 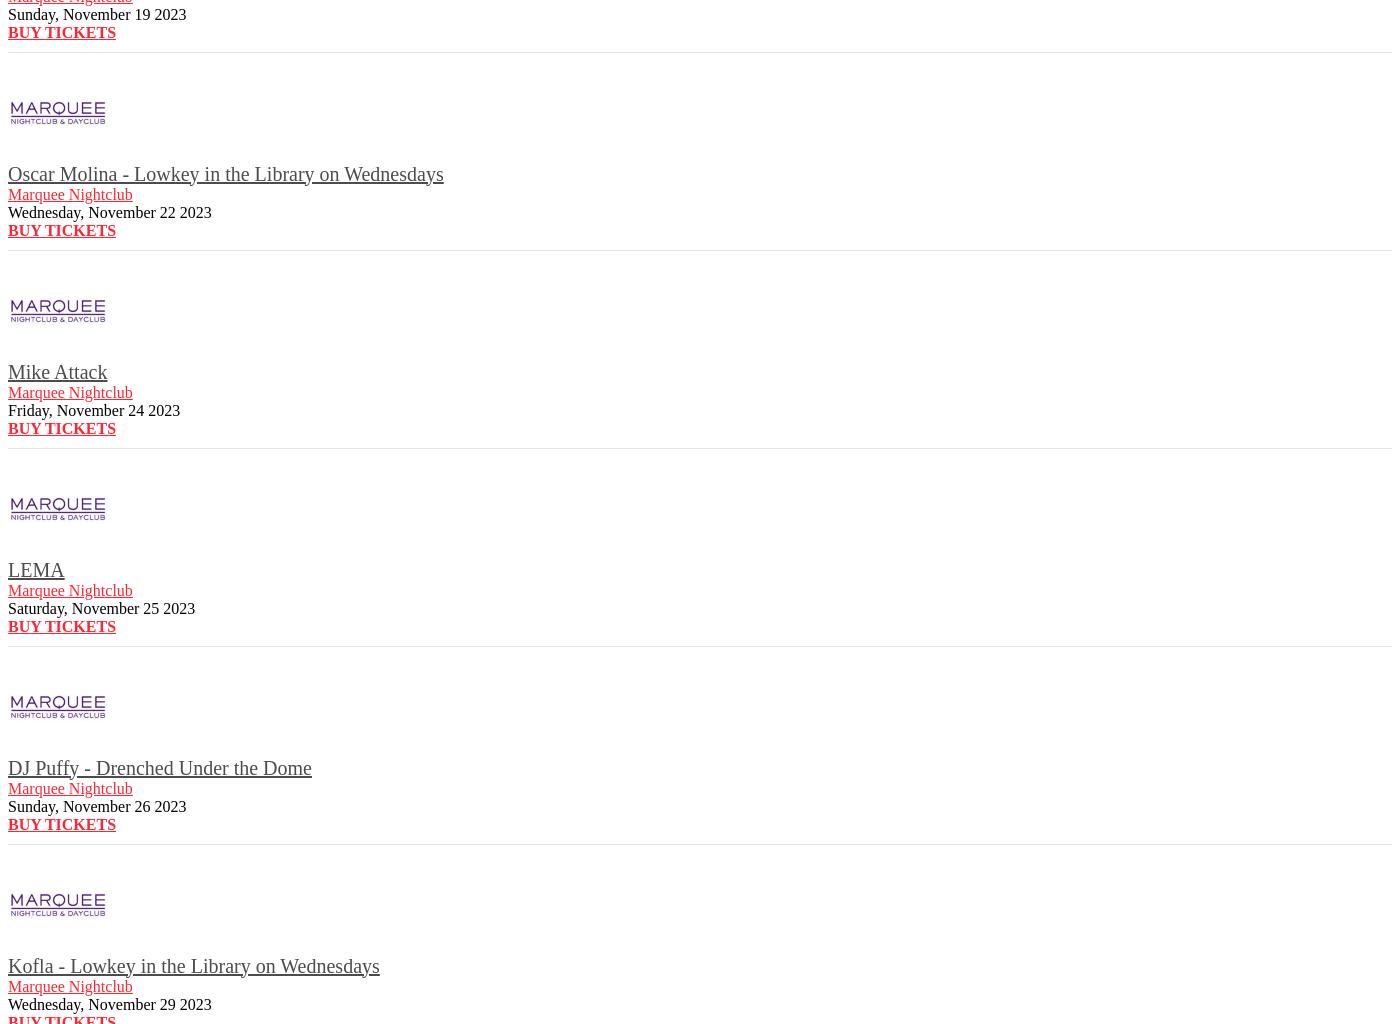 I want to click on 'LEMA', so click(x=35, y=568).